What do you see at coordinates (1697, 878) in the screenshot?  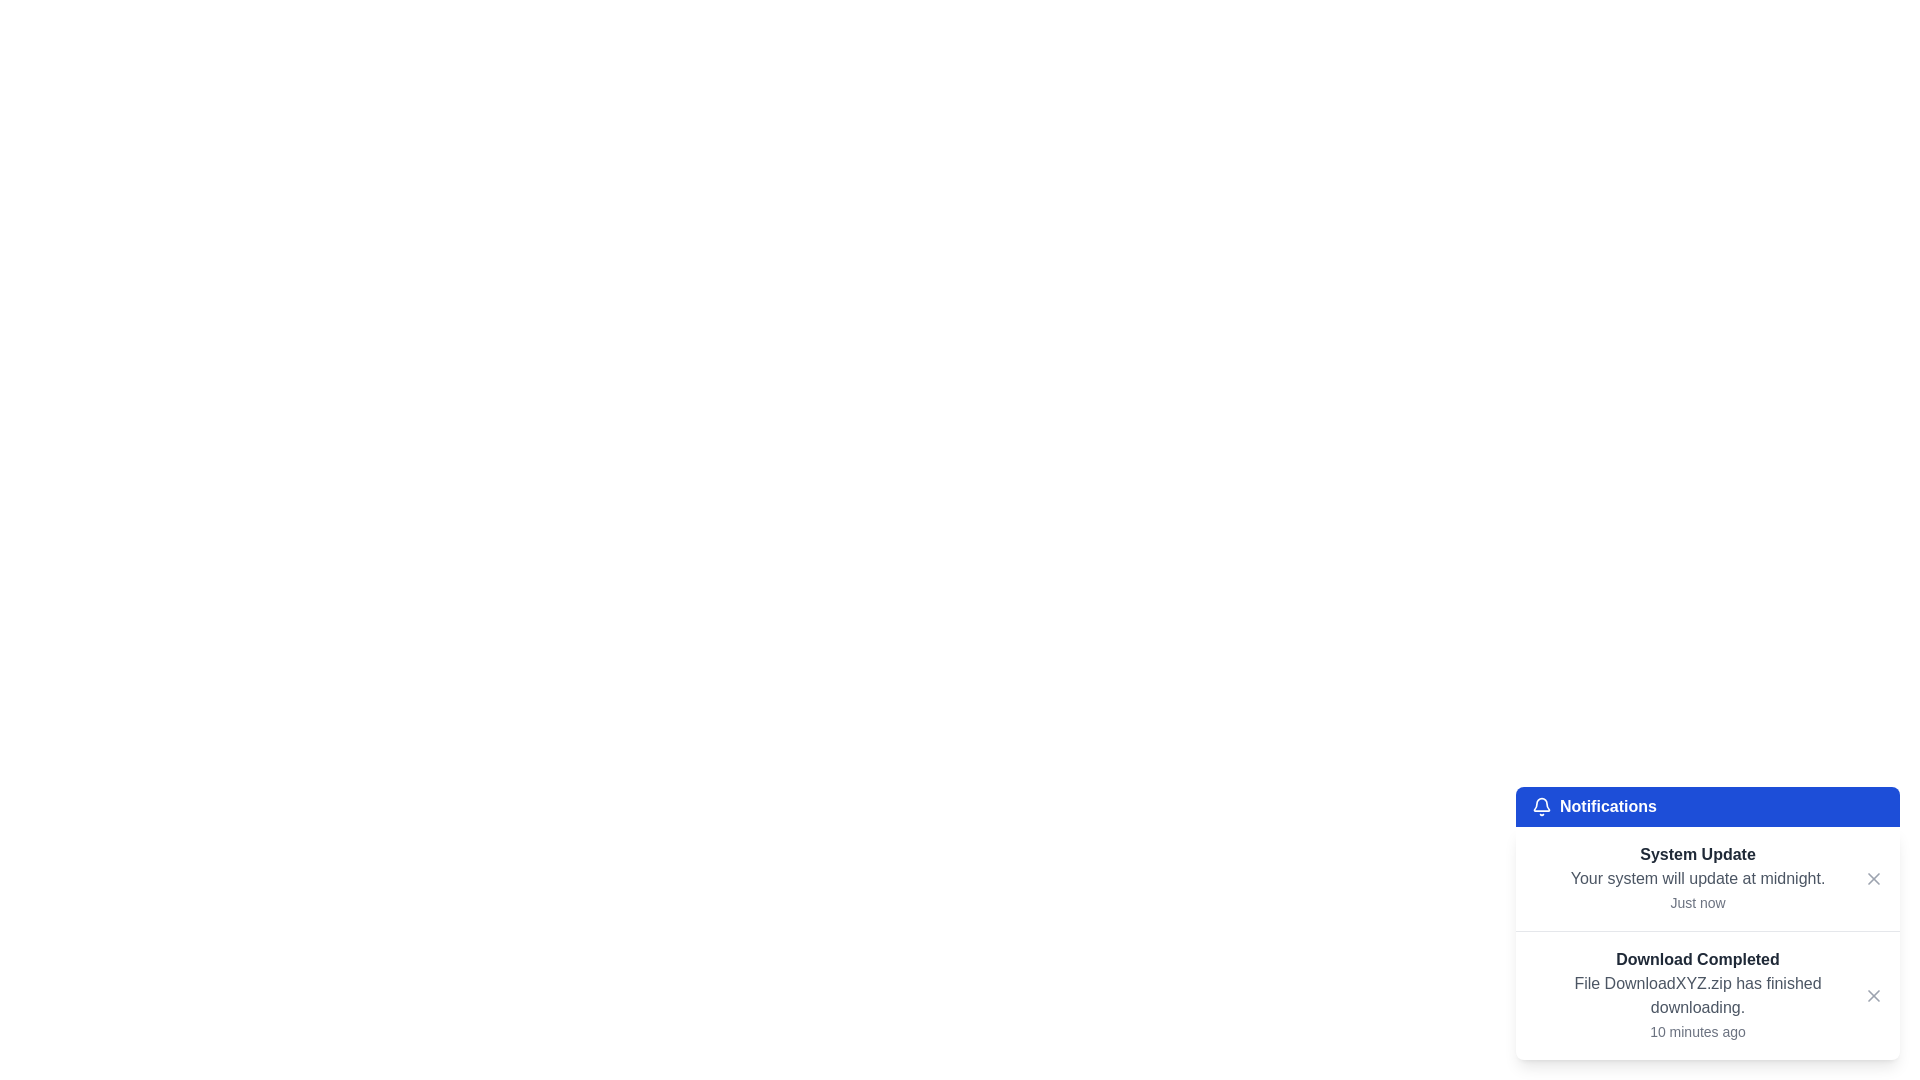 I see `the Text Label that displays 'Your system will update at midnight.' located in the notification panel under the 'System Update' title` at bounding box center [1697, 878].